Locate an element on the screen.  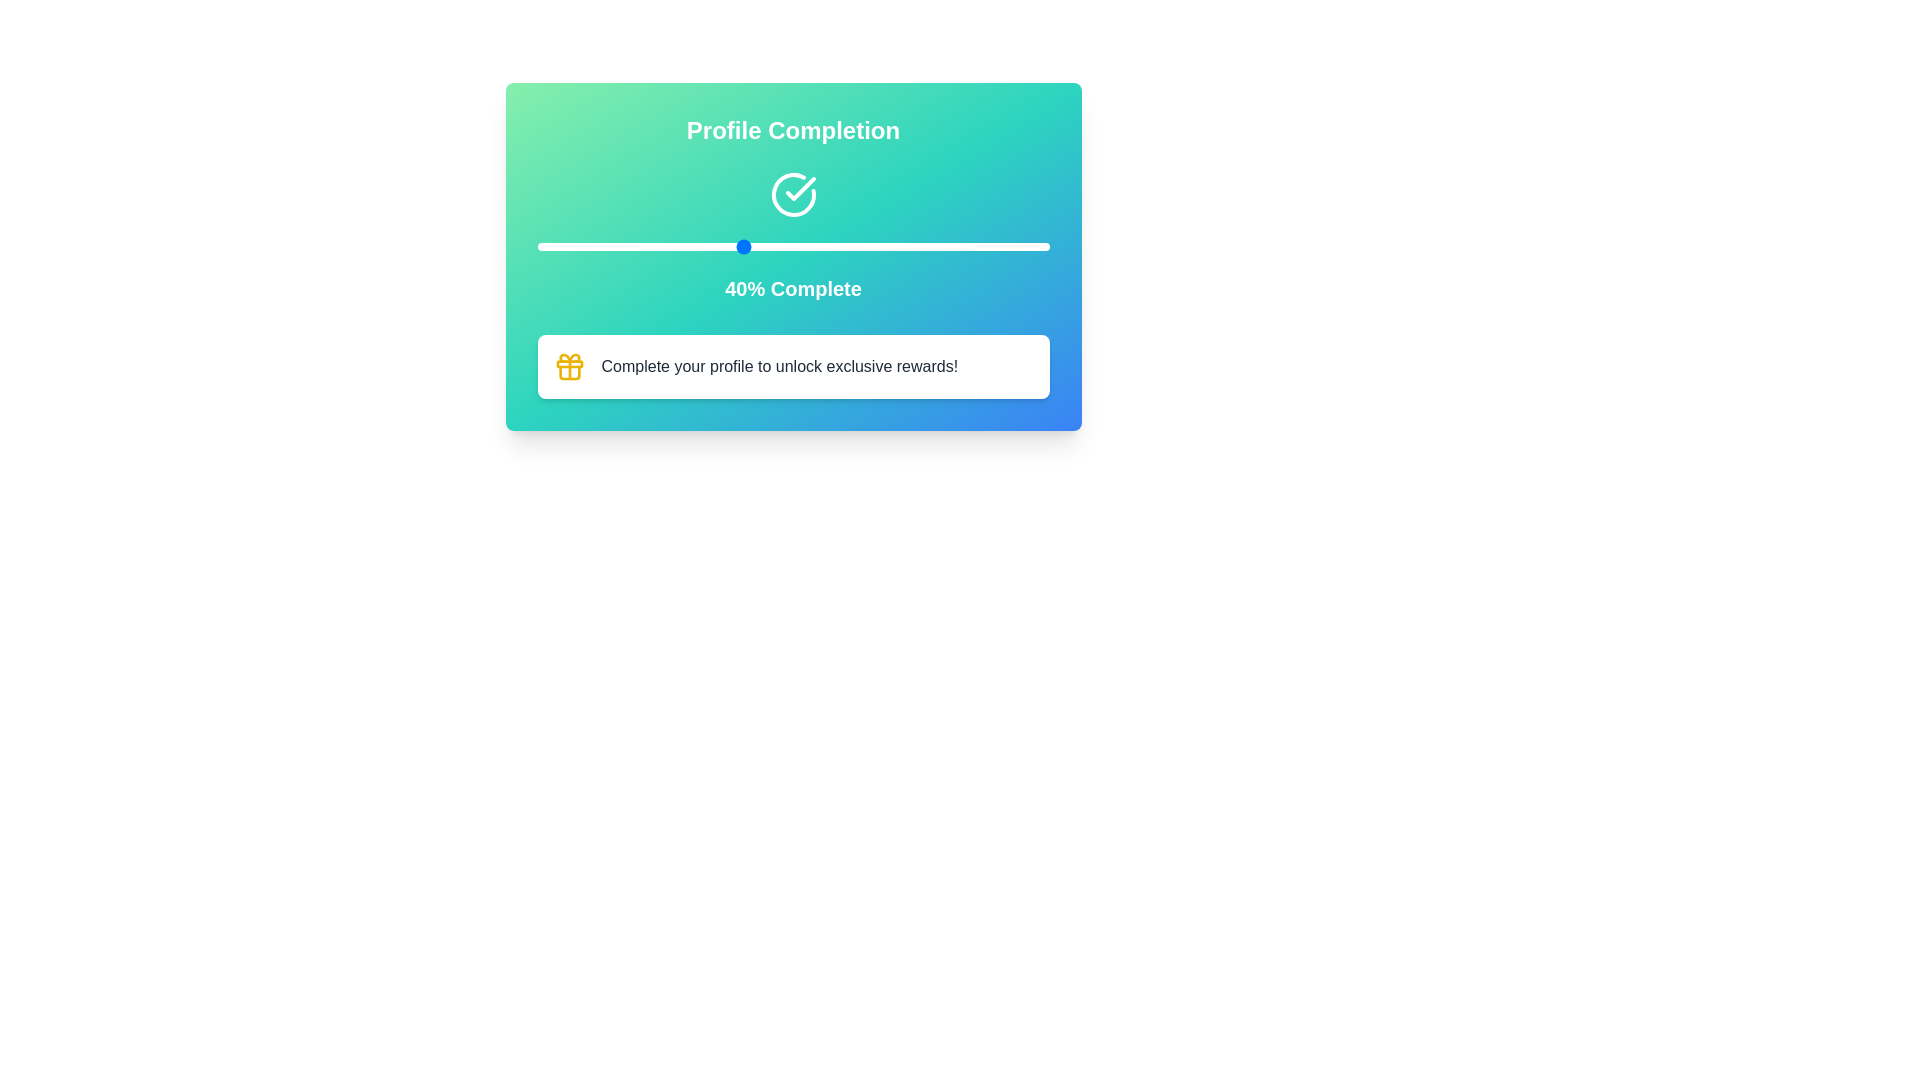
the slider to set the completion percentage to 4 is located at coordinates (557, 245).